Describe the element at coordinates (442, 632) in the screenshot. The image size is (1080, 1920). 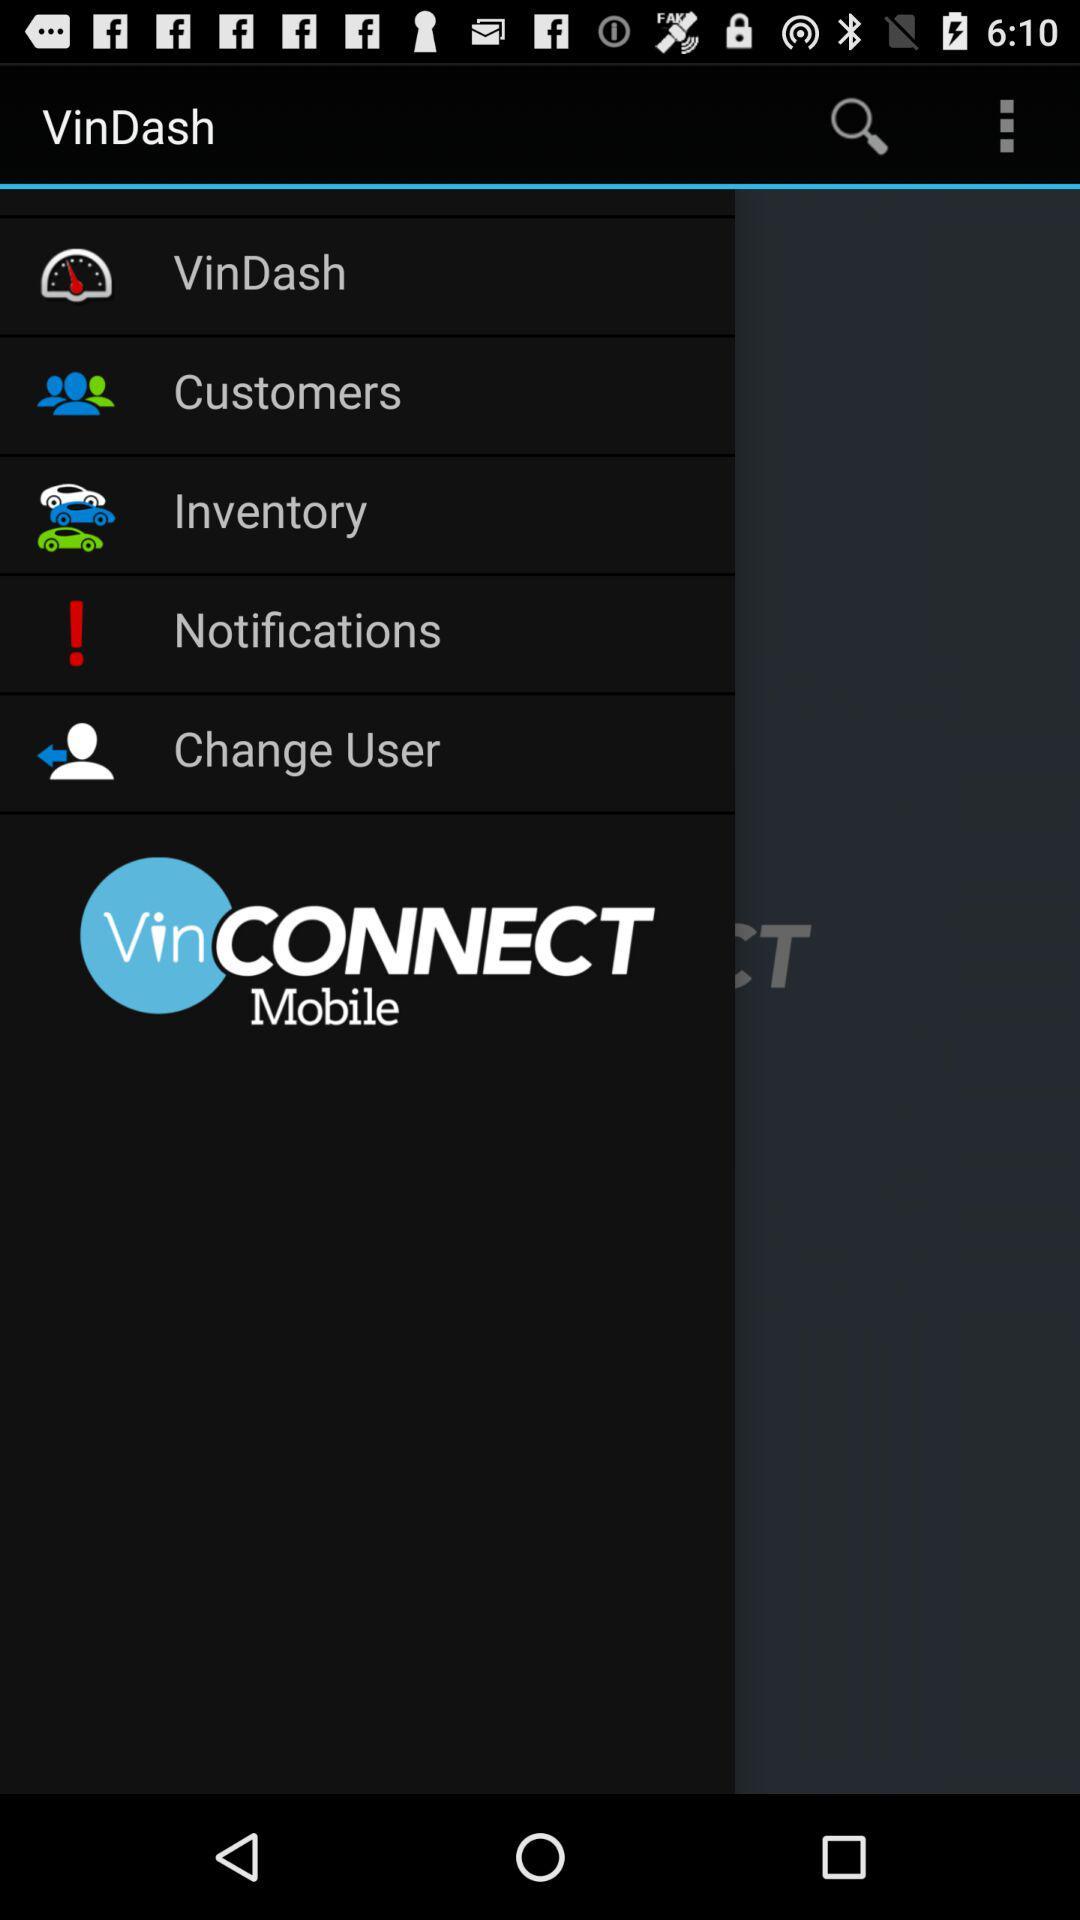
I see `the notifications` at that location.